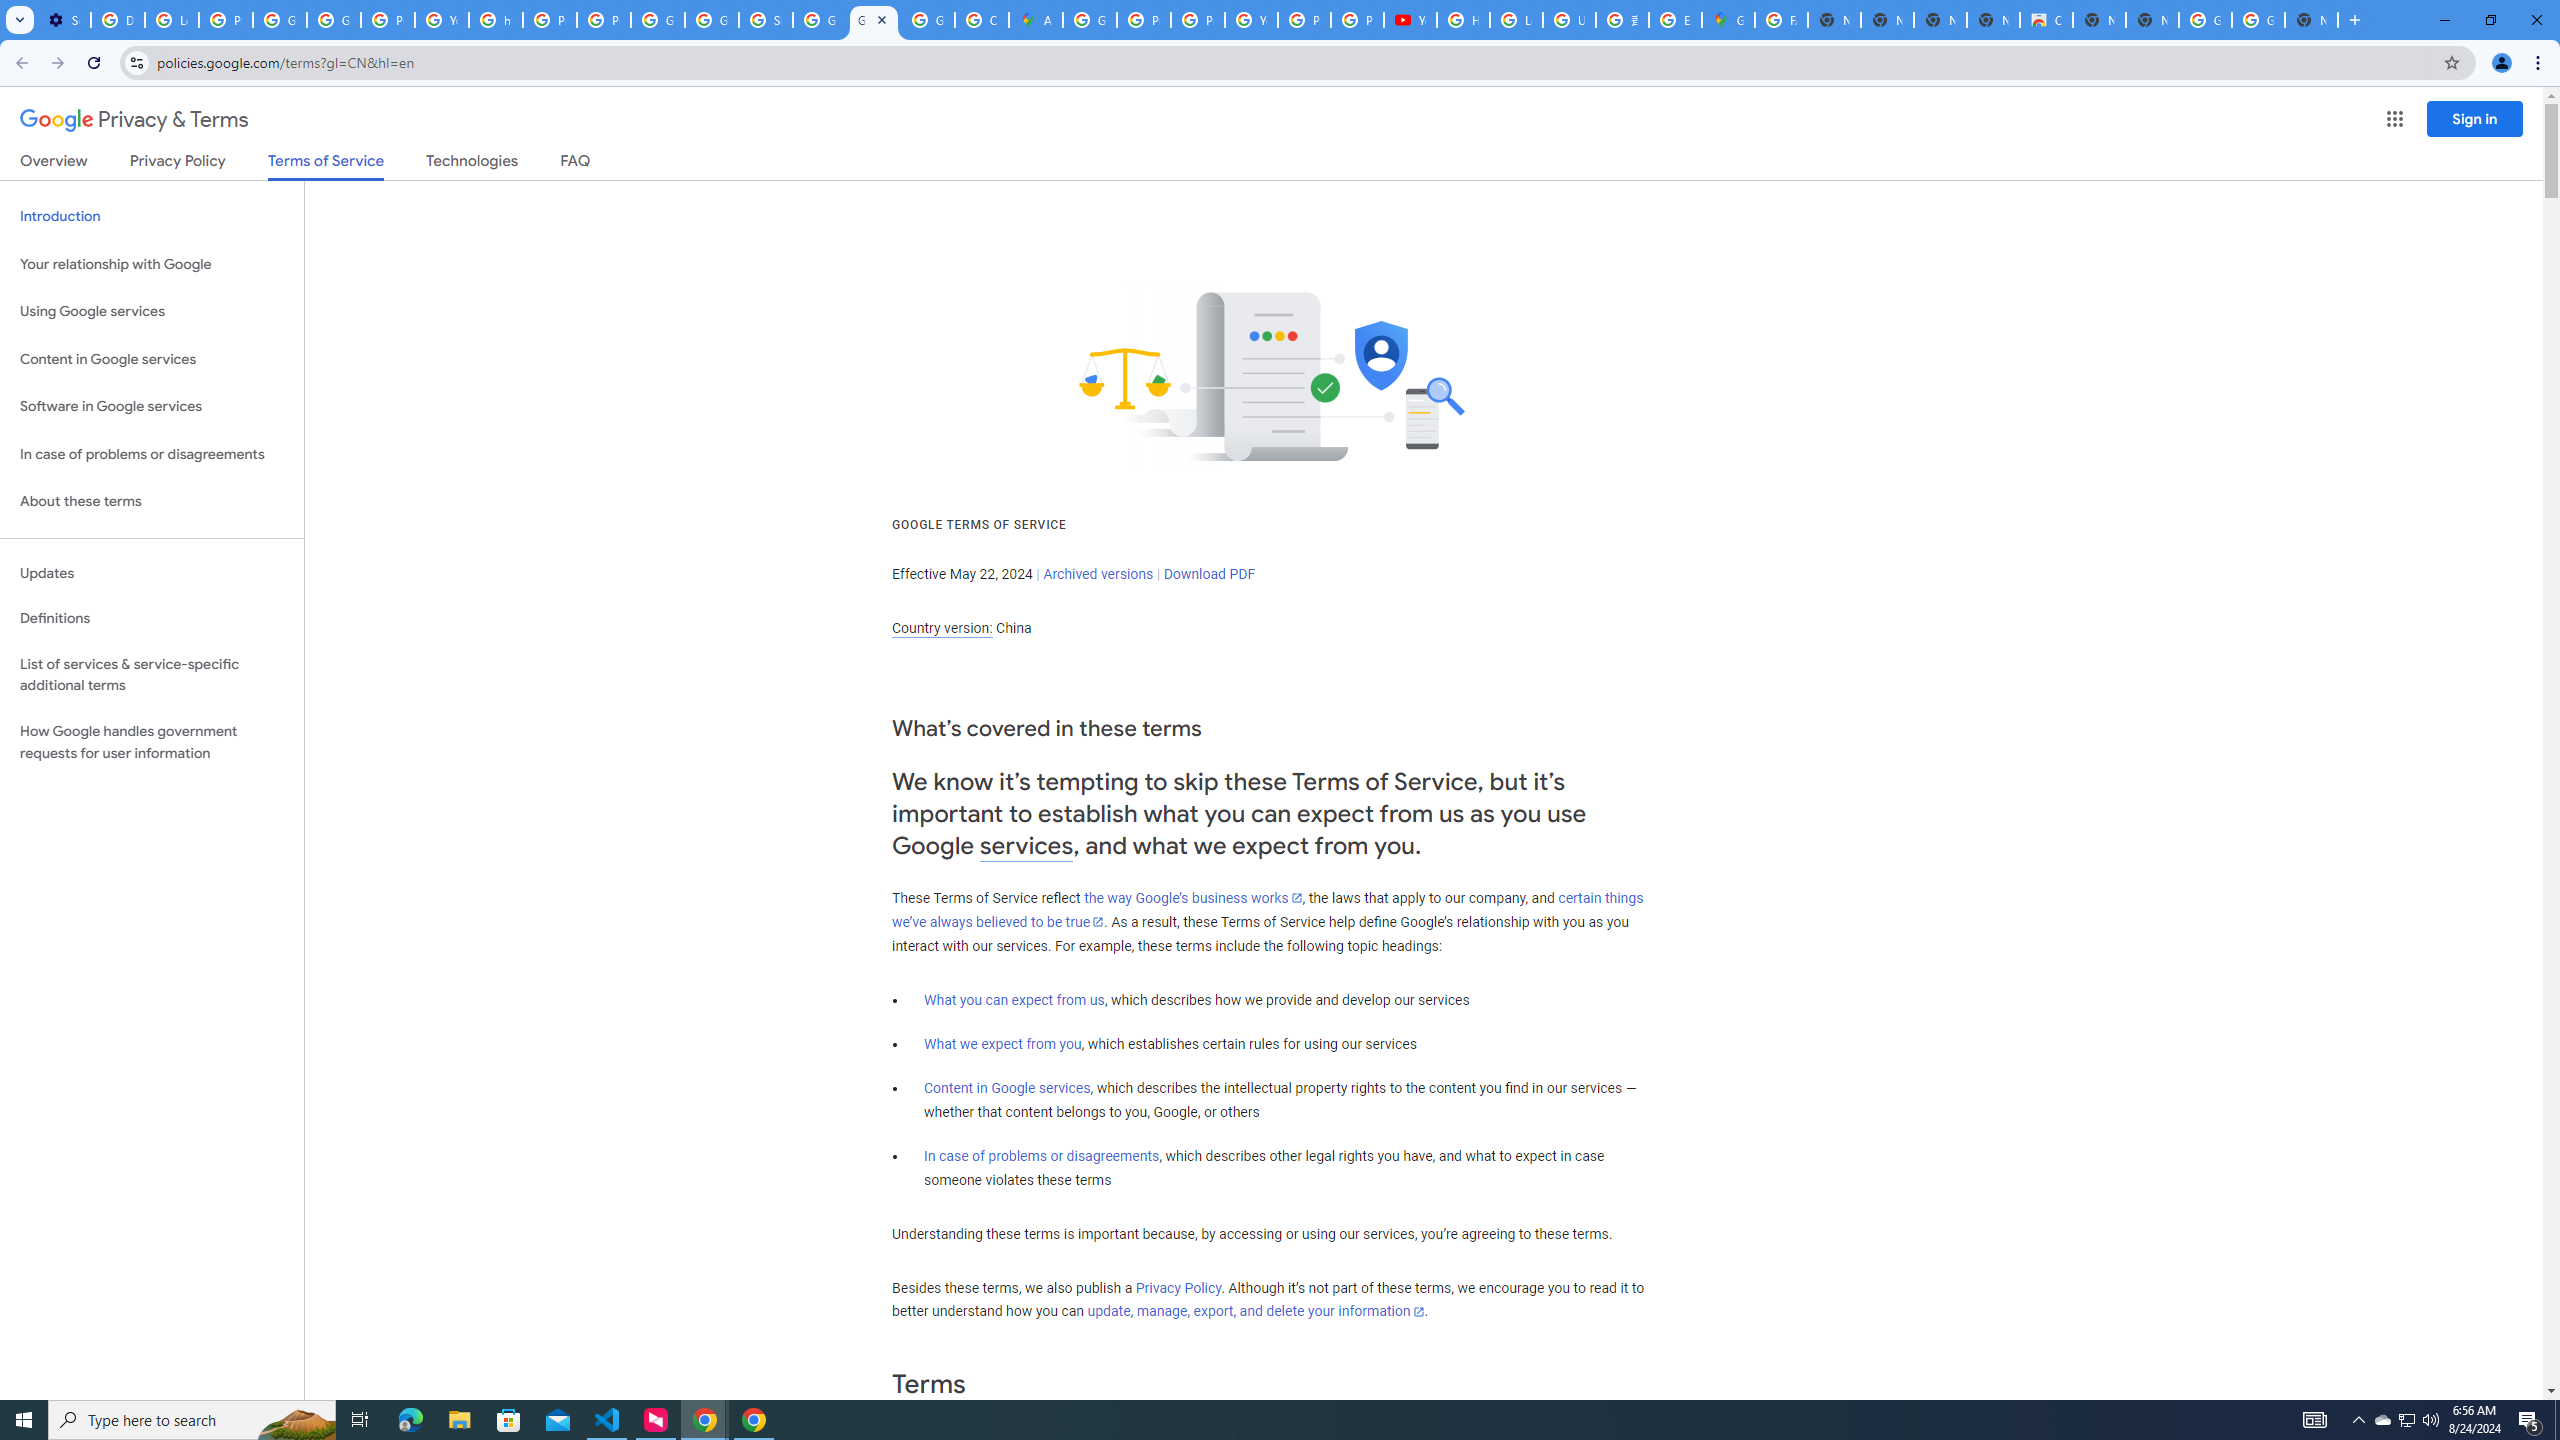 The width and height of the screenshot is (2560, 1440). Describe the element at coordinates (2205, 19) in the screenshot. I see `'Google Images'` at that location.